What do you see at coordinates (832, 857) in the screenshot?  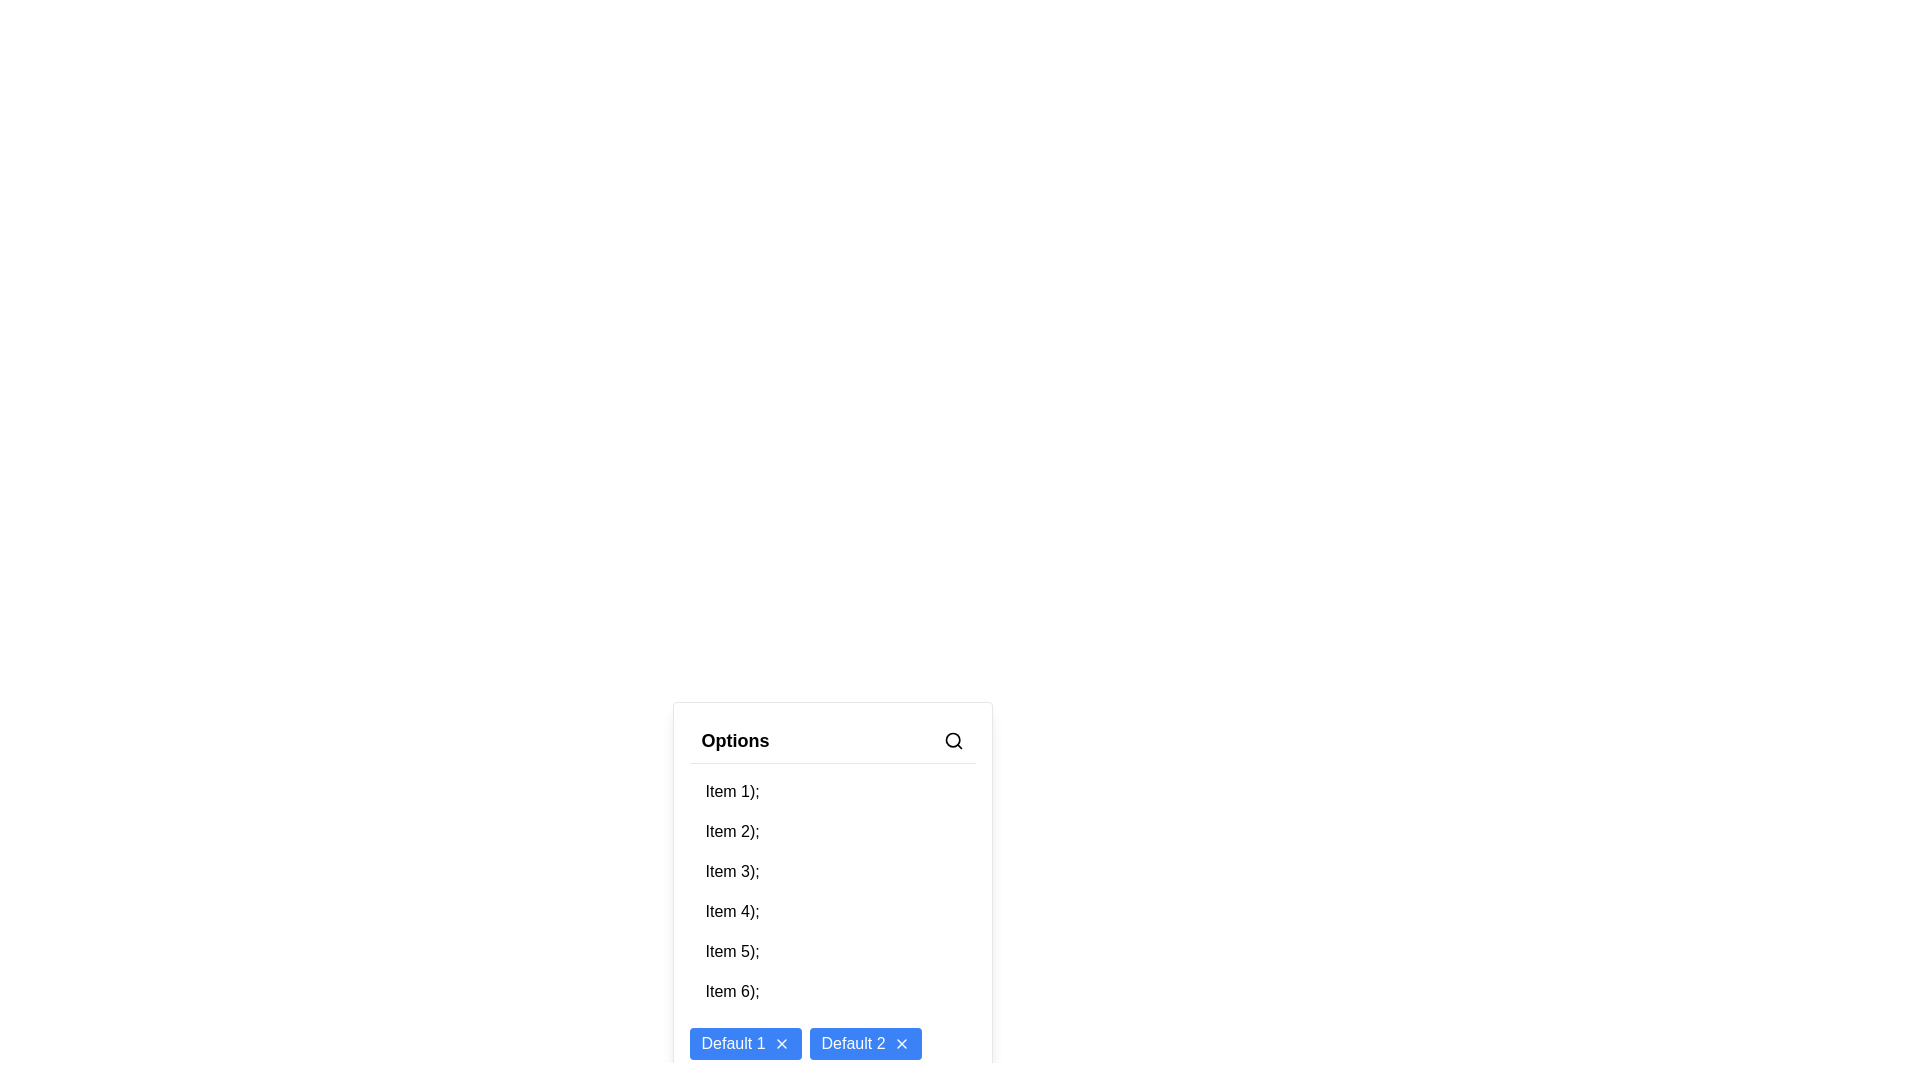 I see `individual items in the scrollable options list labeled 'Options', which is positioned near the bottom center of the interface` at bounding box center [832, 857].